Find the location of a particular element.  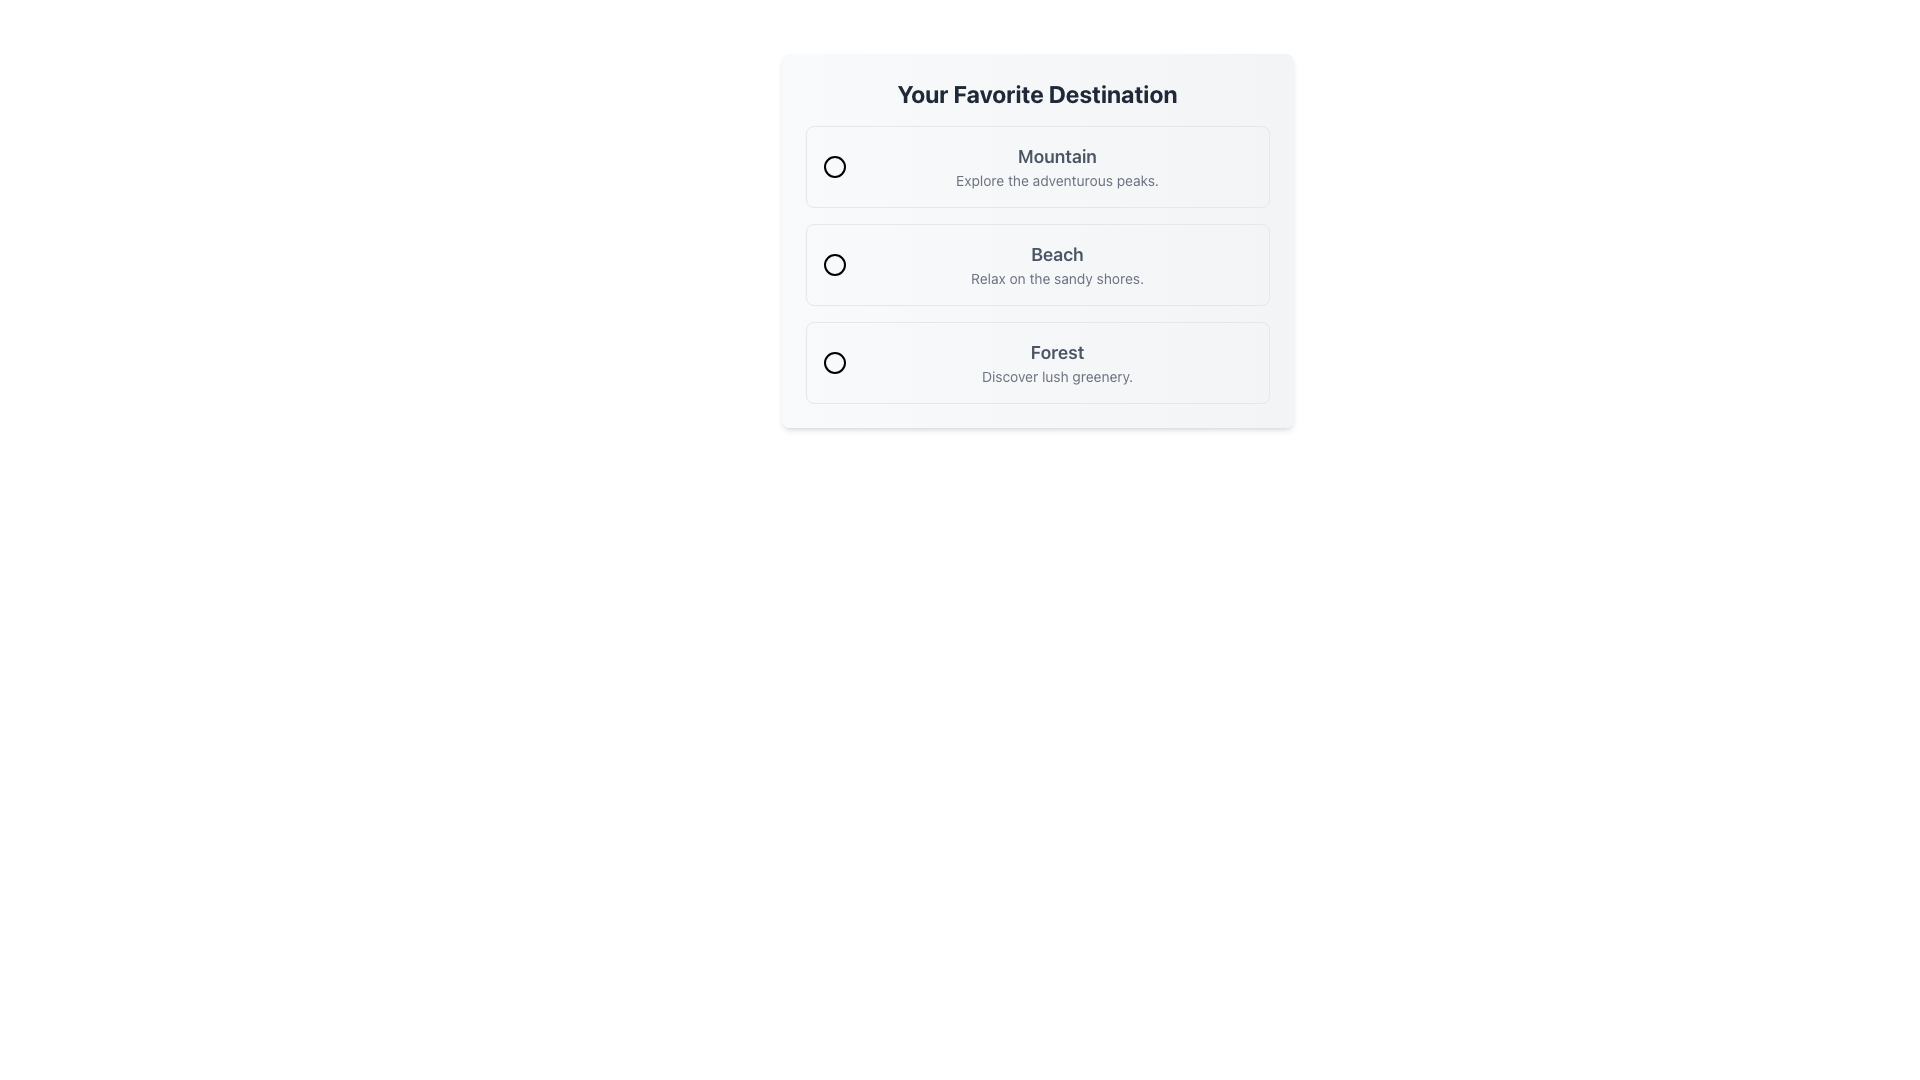

the first selectable list item for the 'Mountain' destination is located at coordinates (1037, 165).